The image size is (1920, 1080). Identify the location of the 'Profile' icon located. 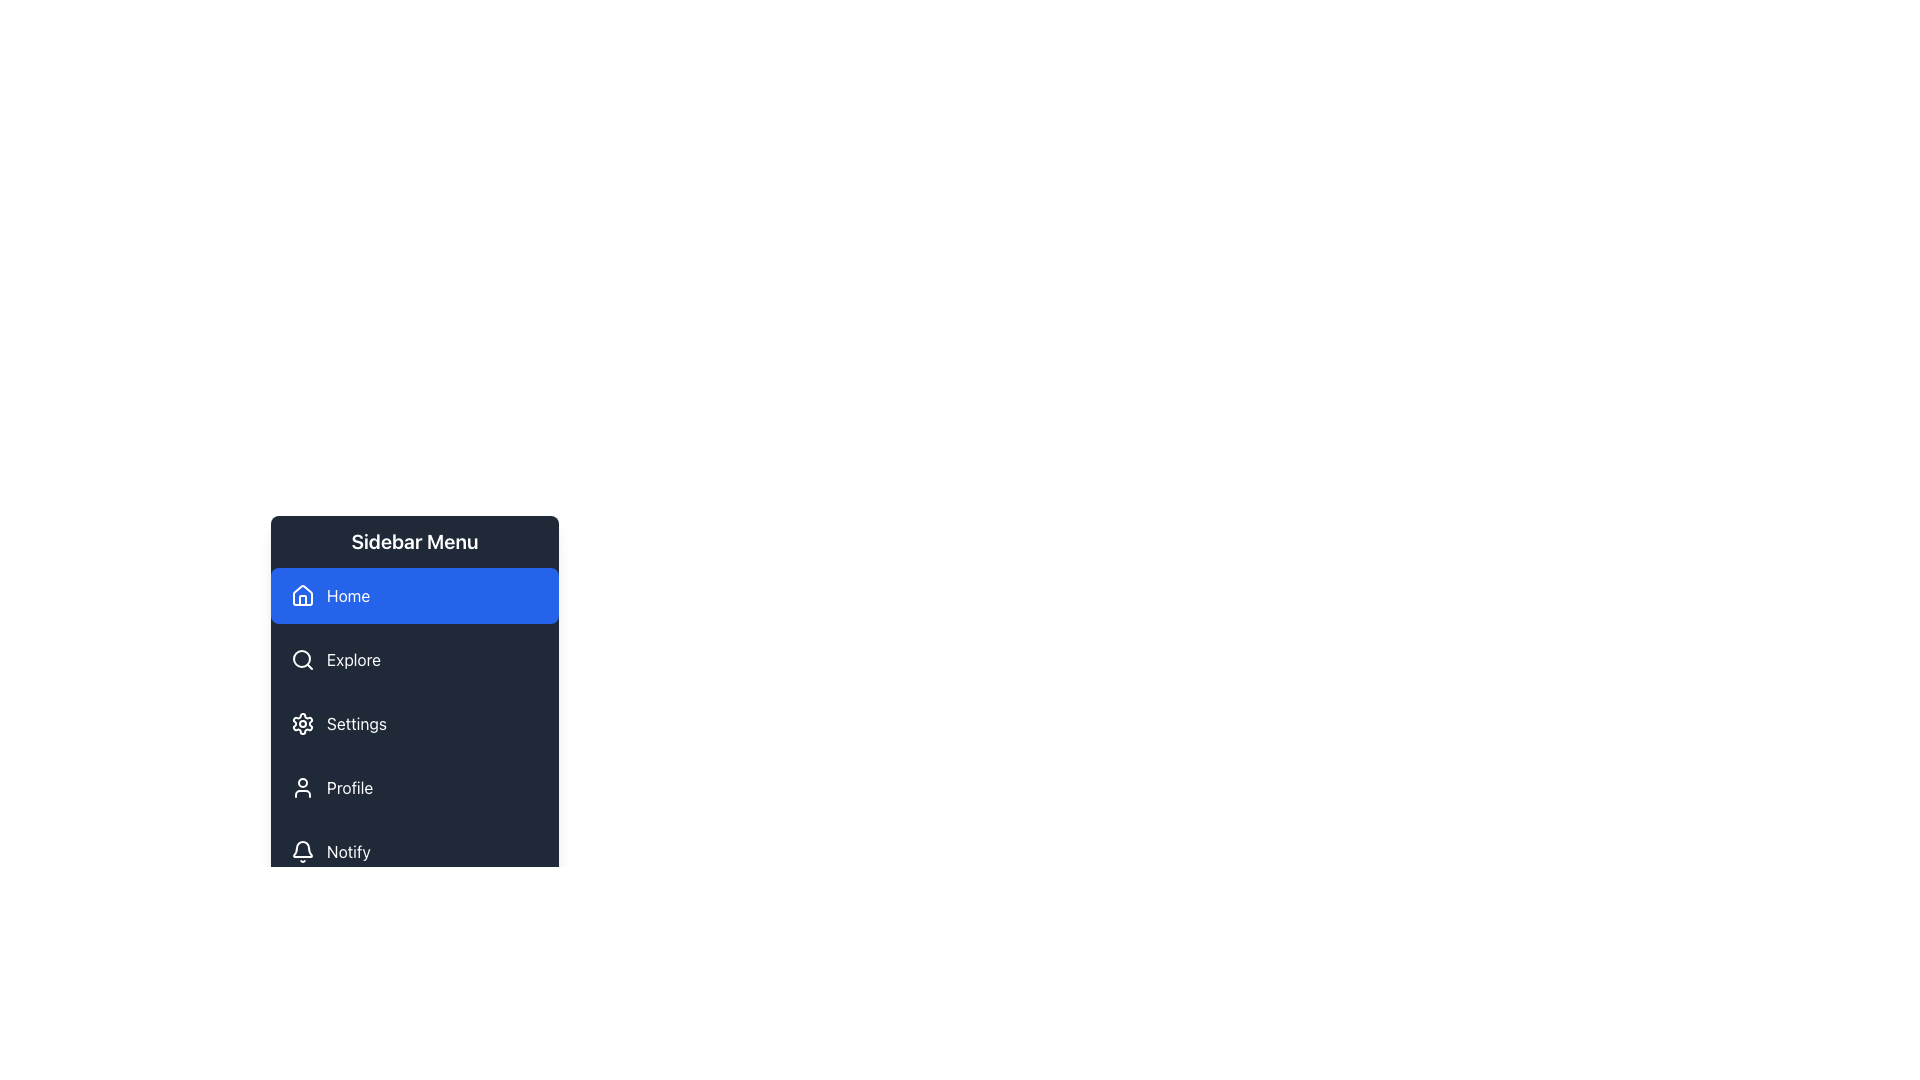
(301, 786).